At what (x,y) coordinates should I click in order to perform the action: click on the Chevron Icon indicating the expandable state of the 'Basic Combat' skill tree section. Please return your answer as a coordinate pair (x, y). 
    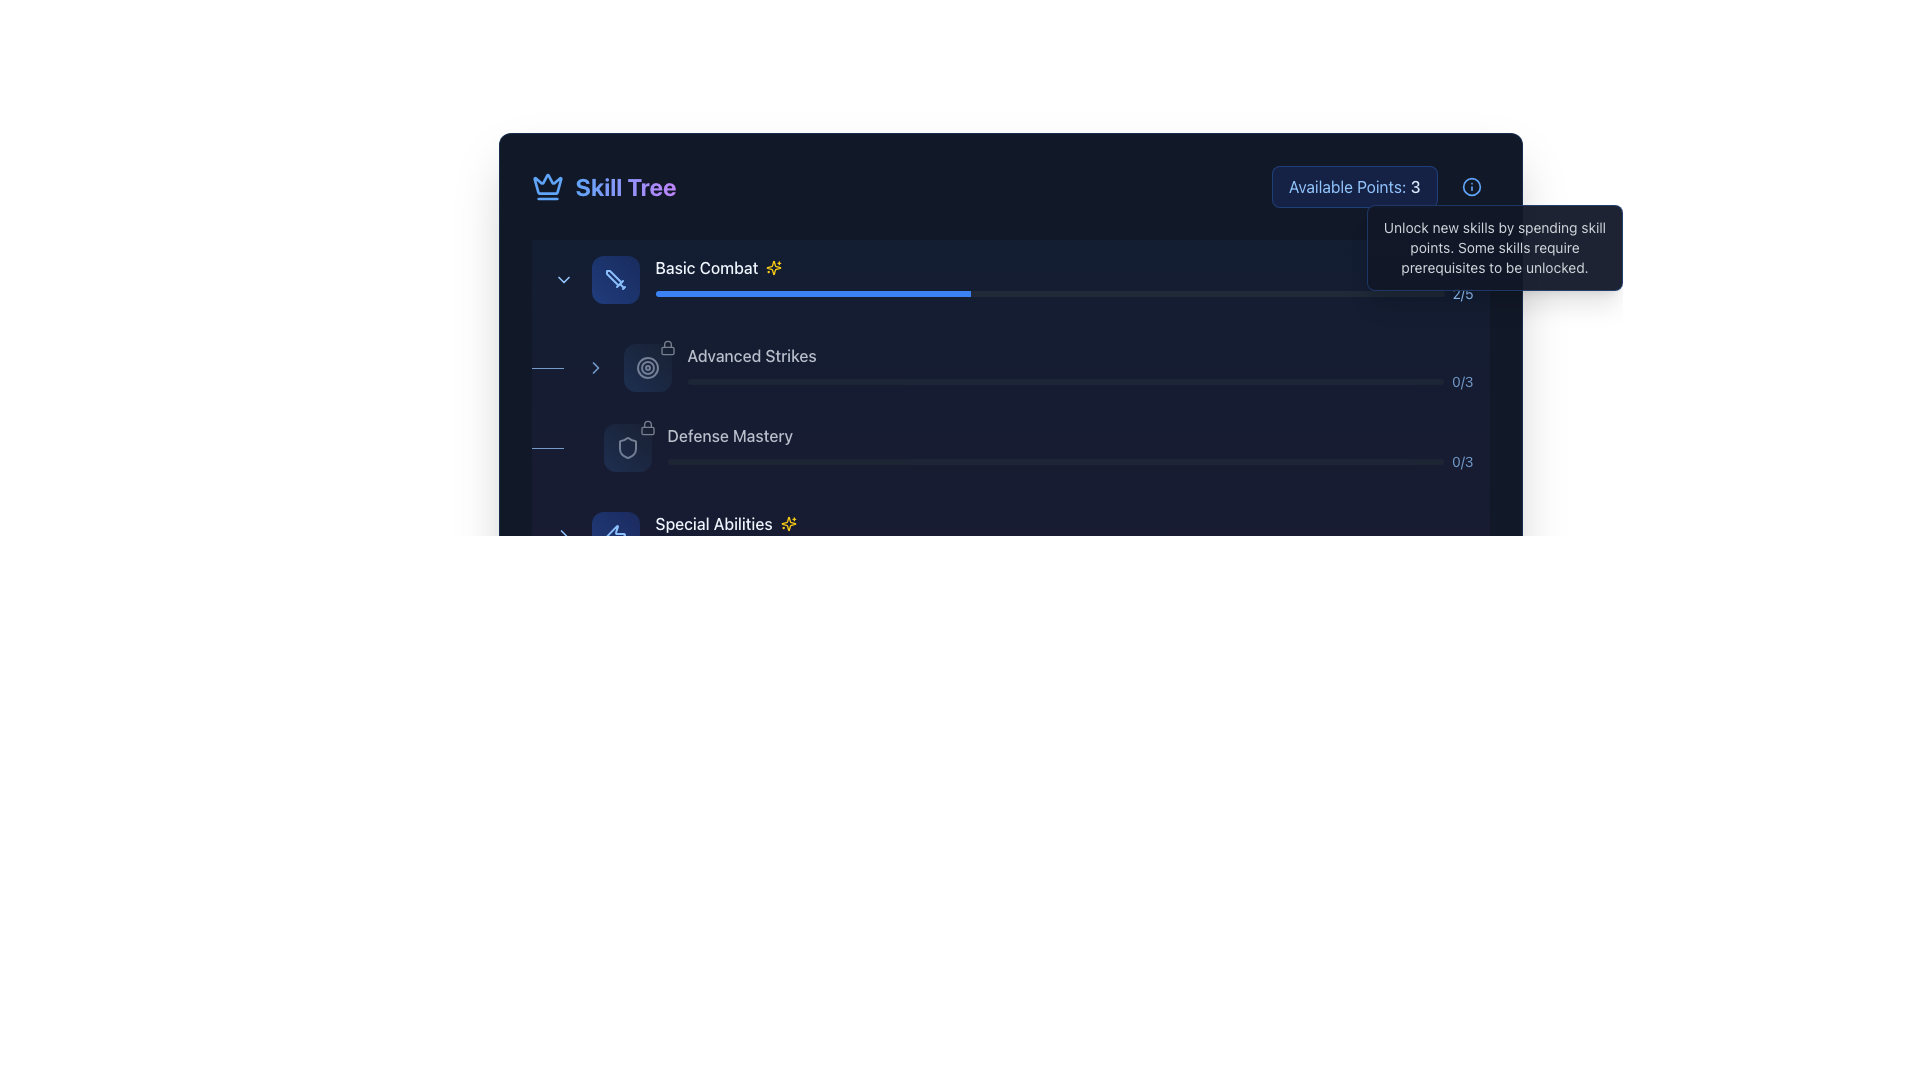
    Looking at the image, I should click on (562, 535).